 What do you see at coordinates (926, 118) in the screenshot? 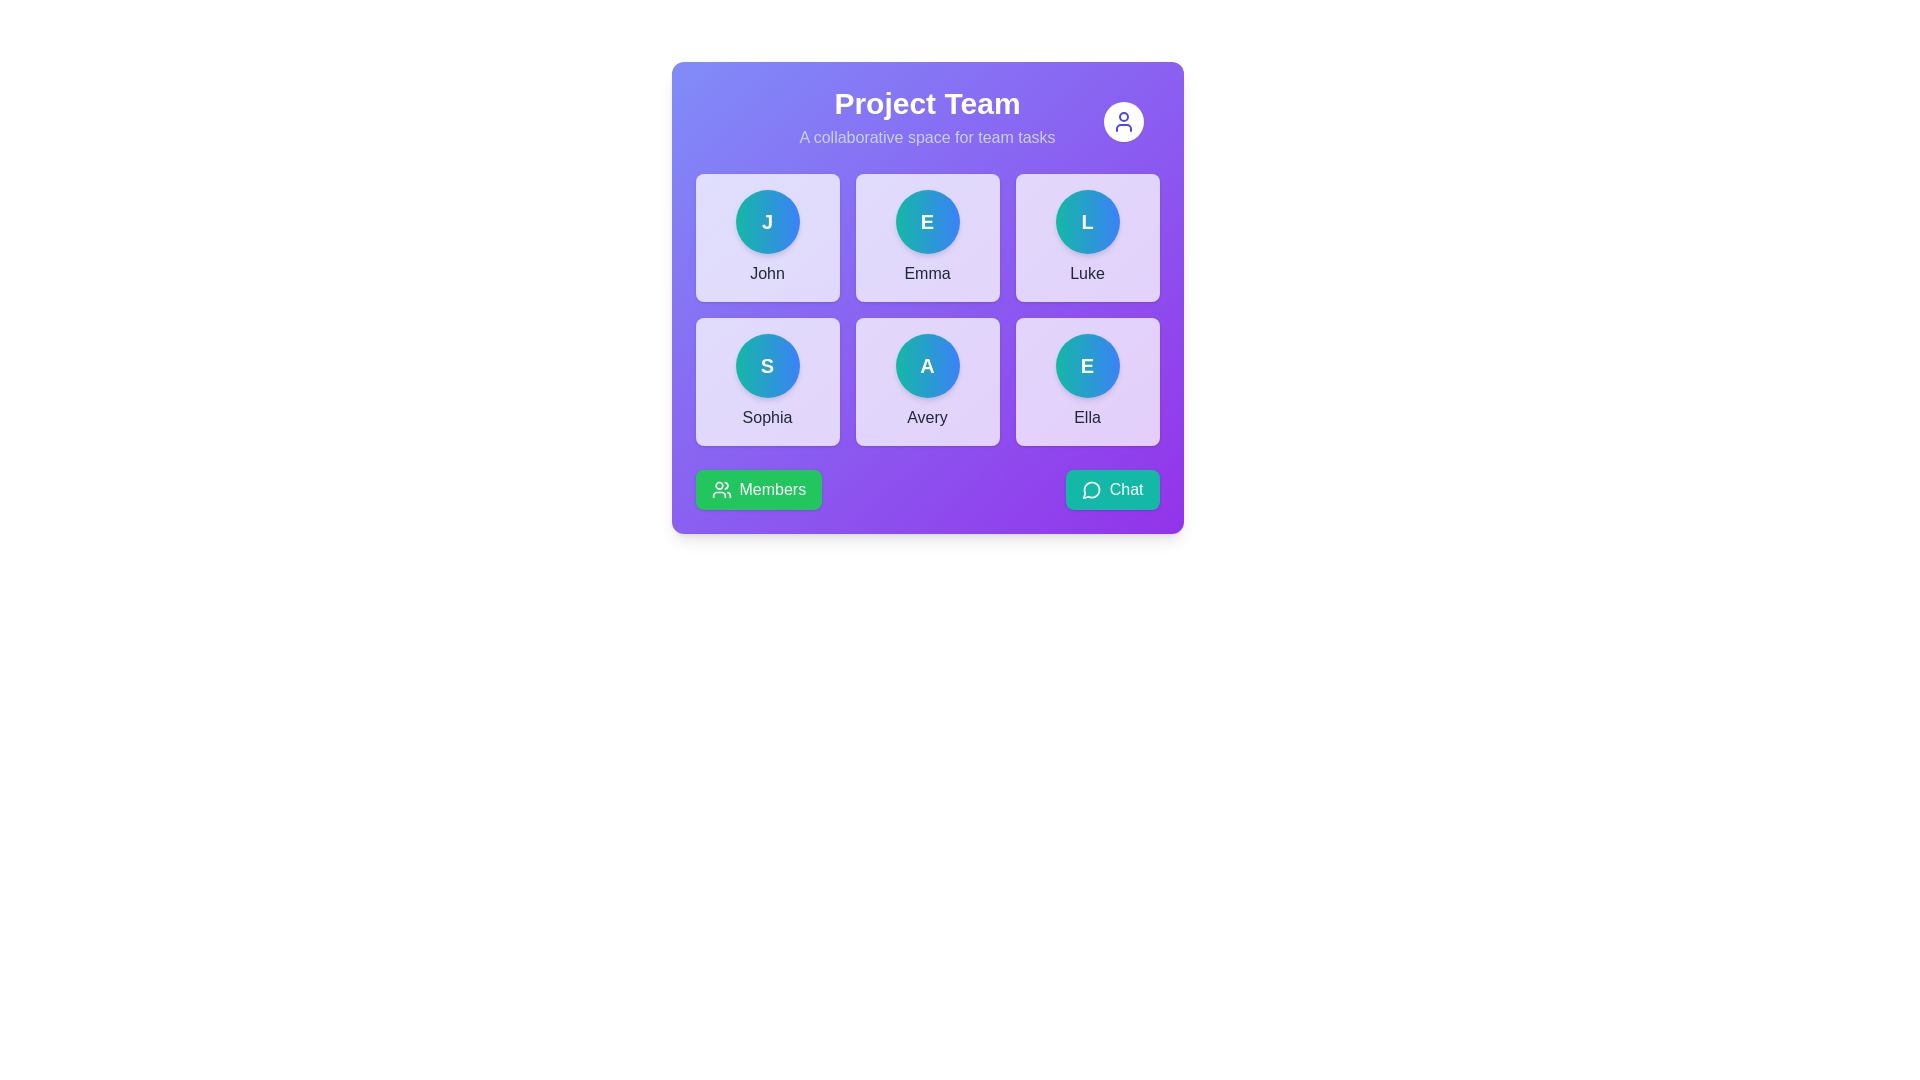
I see `the text block titled 'Project Team', which features a bold white title and a smaller description, located at the upper section of the colorful card layout` at bounding box center [926, 118].